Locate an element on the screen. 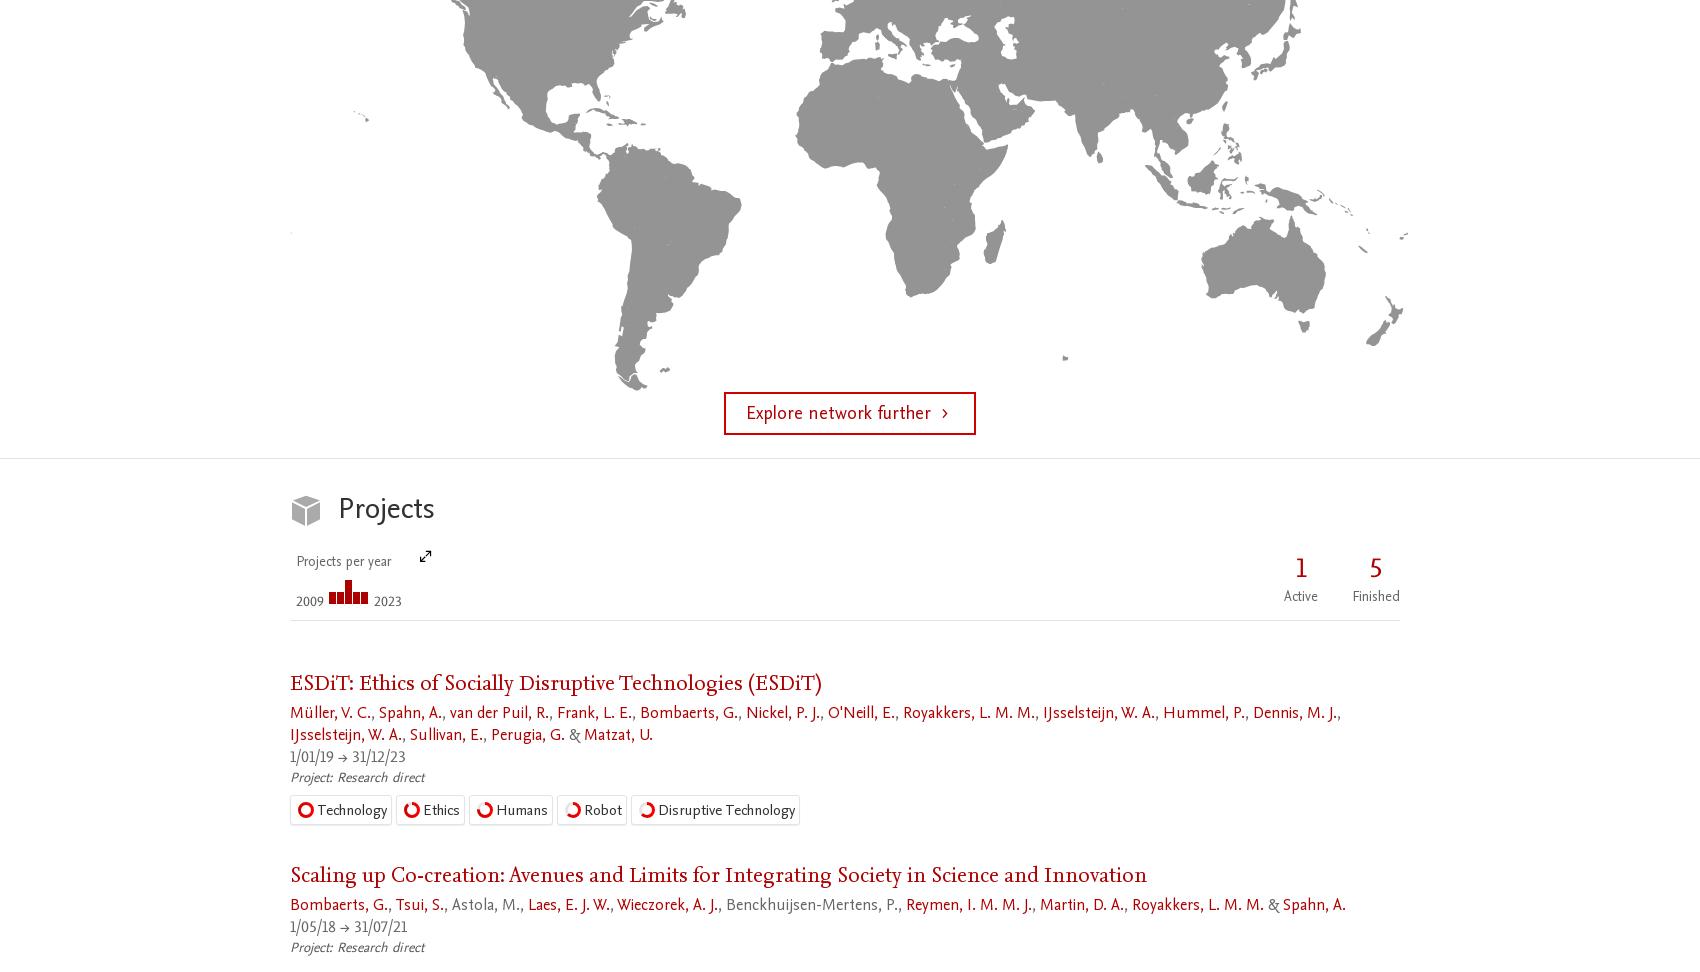 The image size is (1700, 972). 'Perugia, G.' is located at coordinates (490, 735).